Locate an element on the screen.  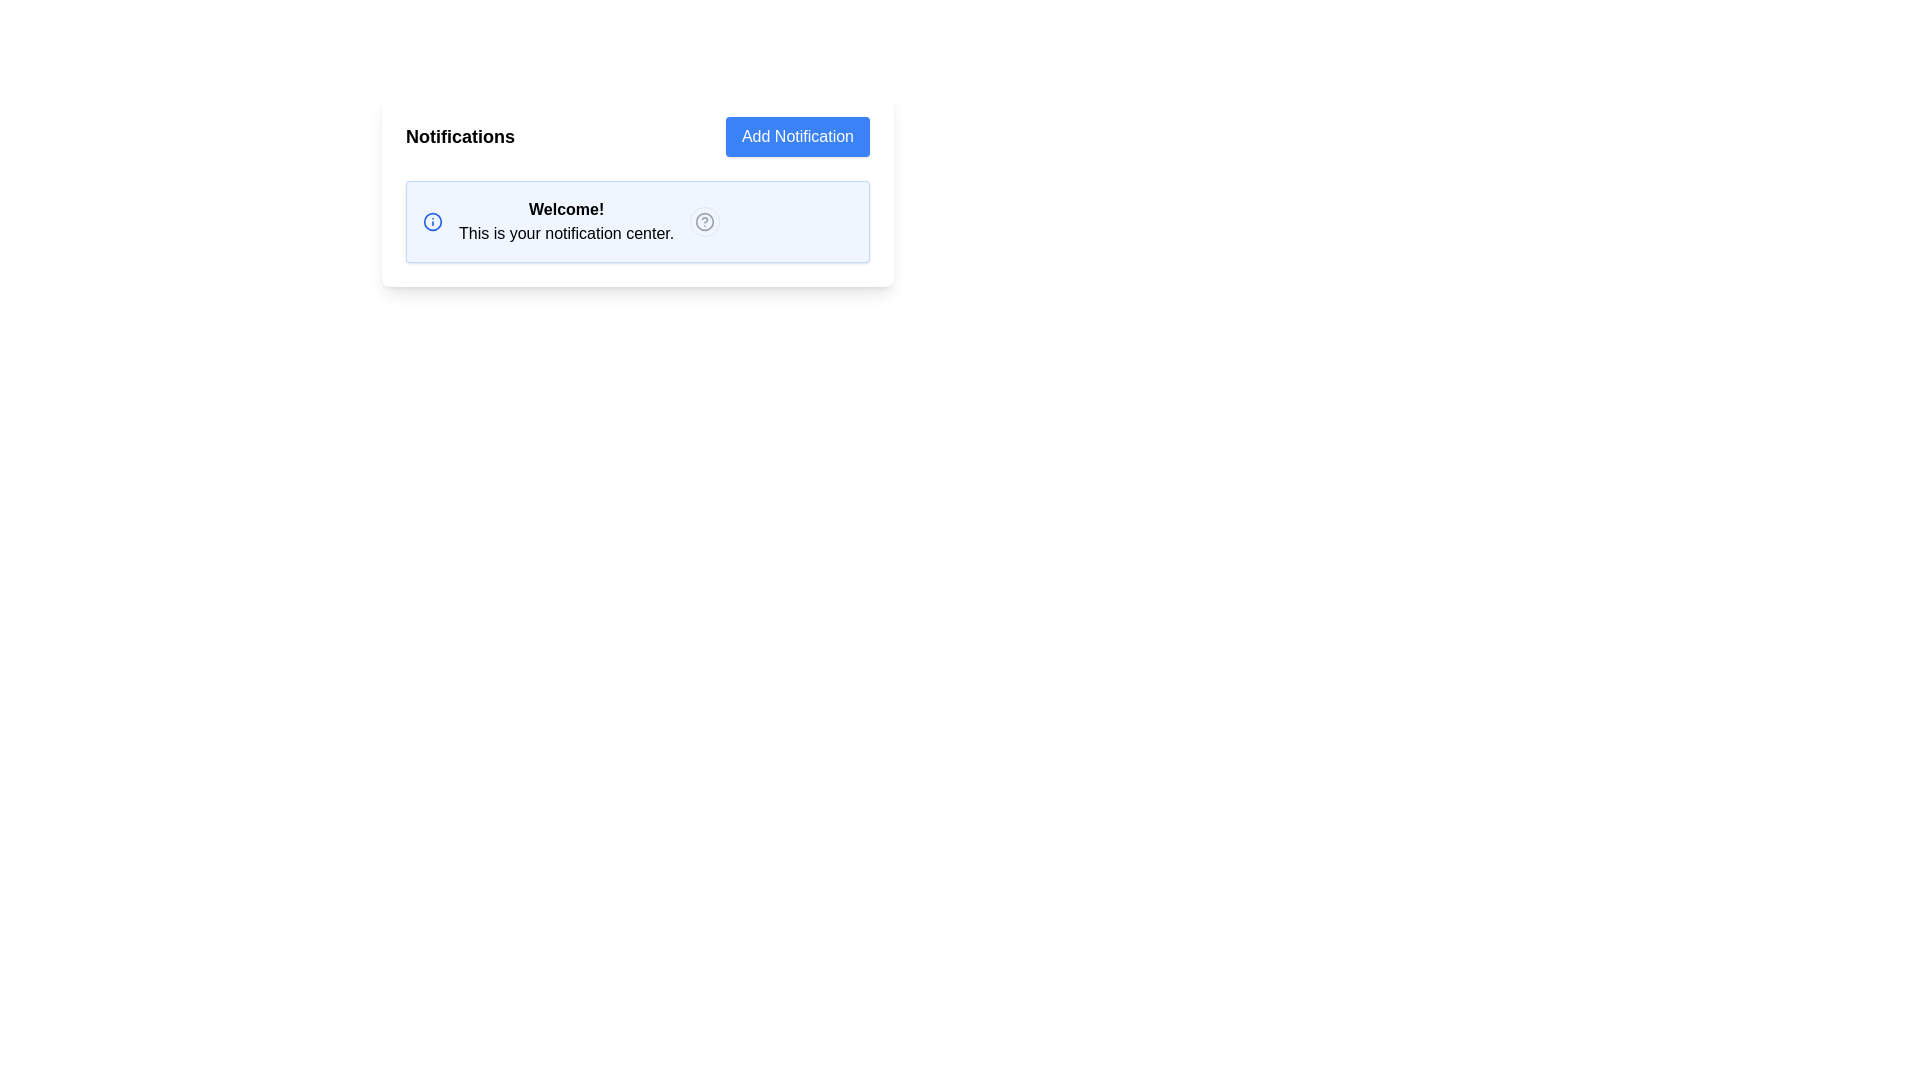
the help button located at the far right end of the notification center, which provides additional context or assistance is located at coordinates (705, 222).